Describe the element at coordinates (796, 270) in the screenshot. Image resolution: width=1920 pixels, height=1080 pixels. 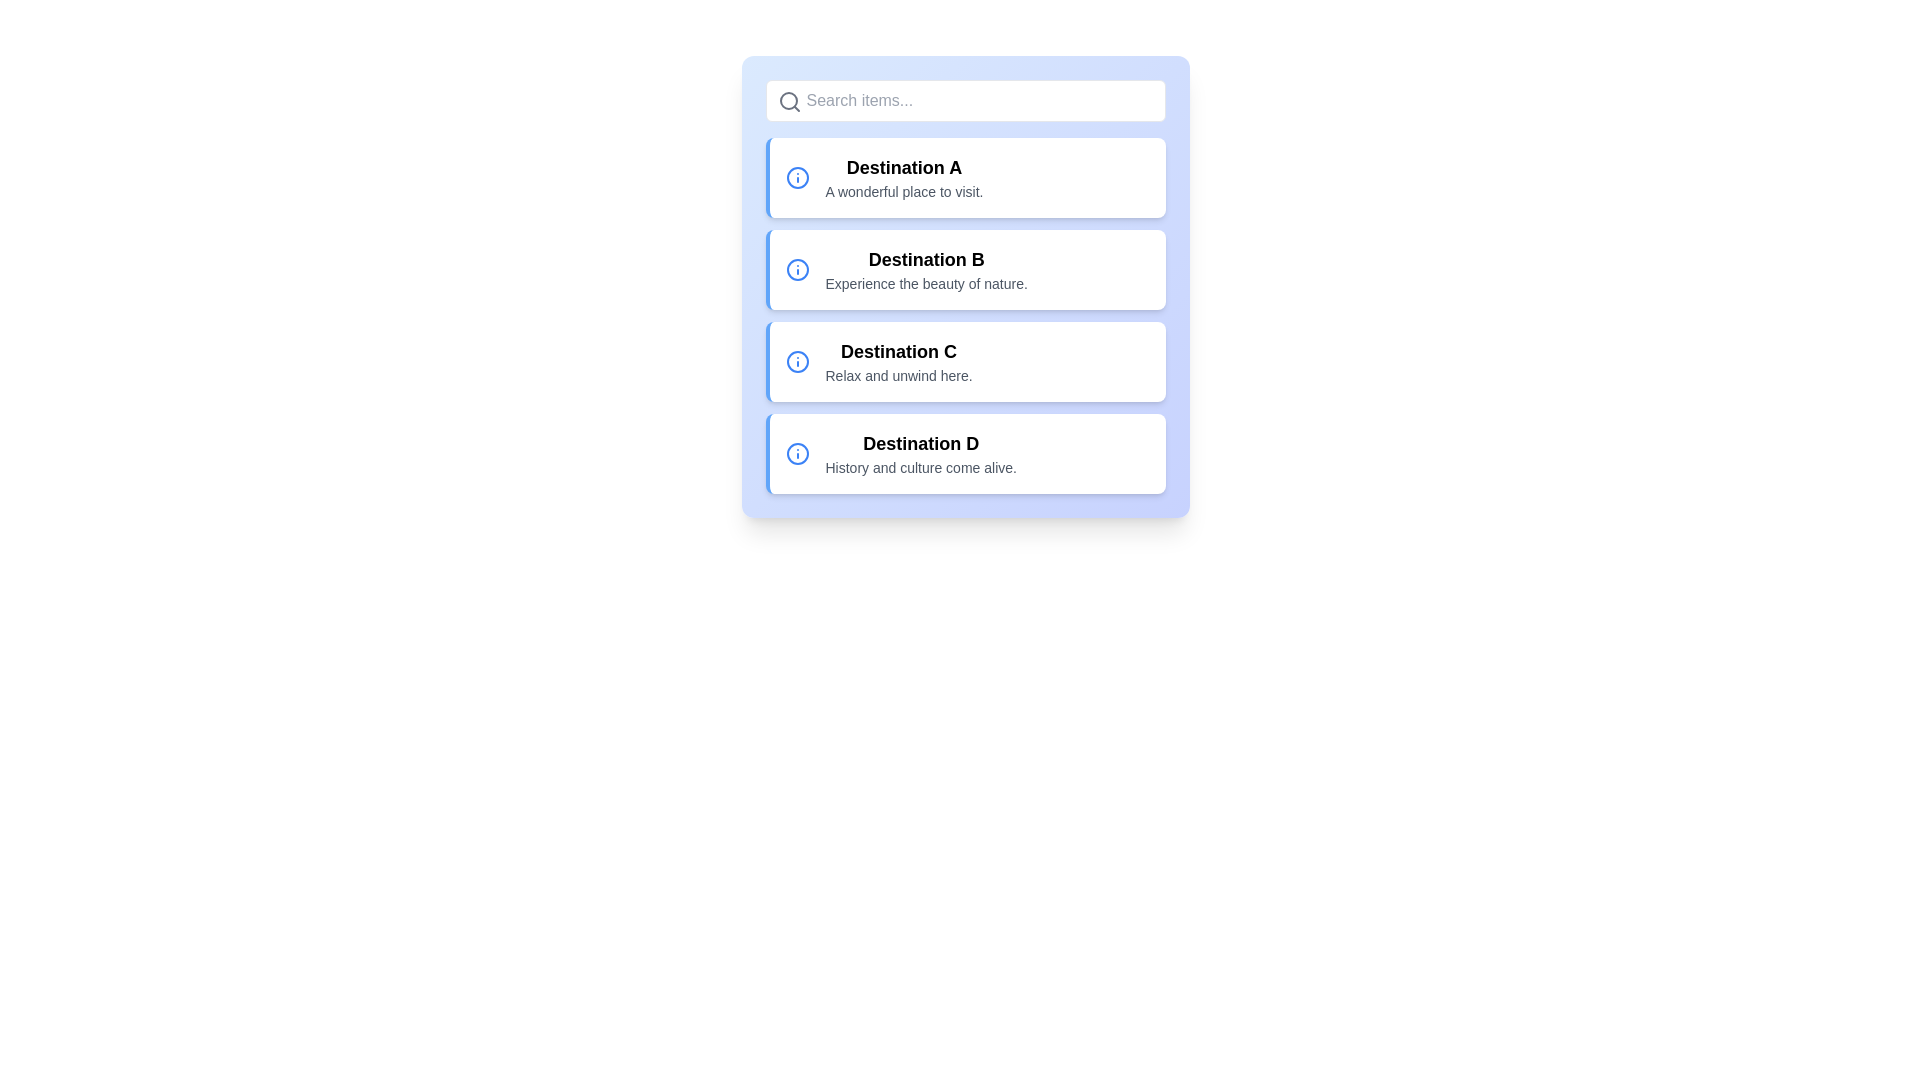
I see `the circular informational icon with a blue outline located to the left of the 'Destination B' text in the second item of the vertical list` at that location.